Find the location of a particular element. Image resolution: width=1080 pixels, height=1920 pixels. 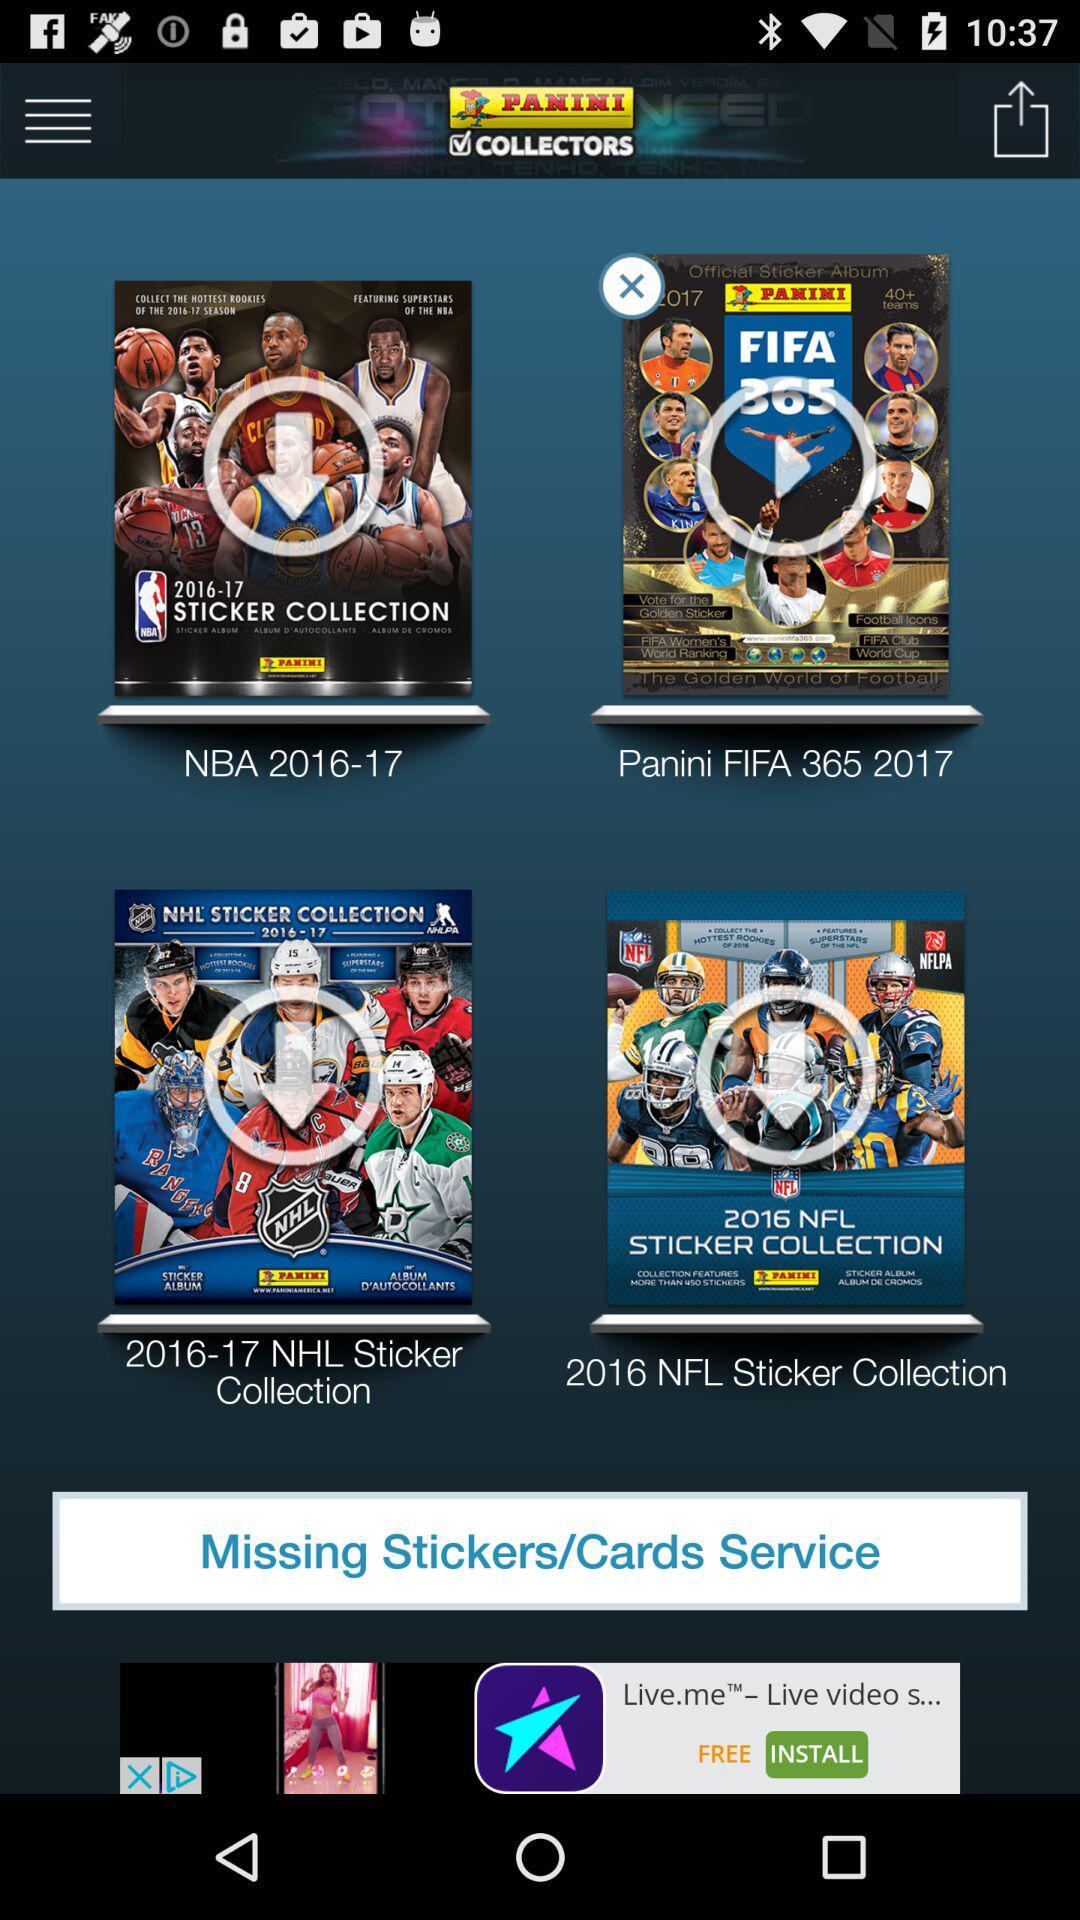

the file_download icon is located at coordinates (293, 496).